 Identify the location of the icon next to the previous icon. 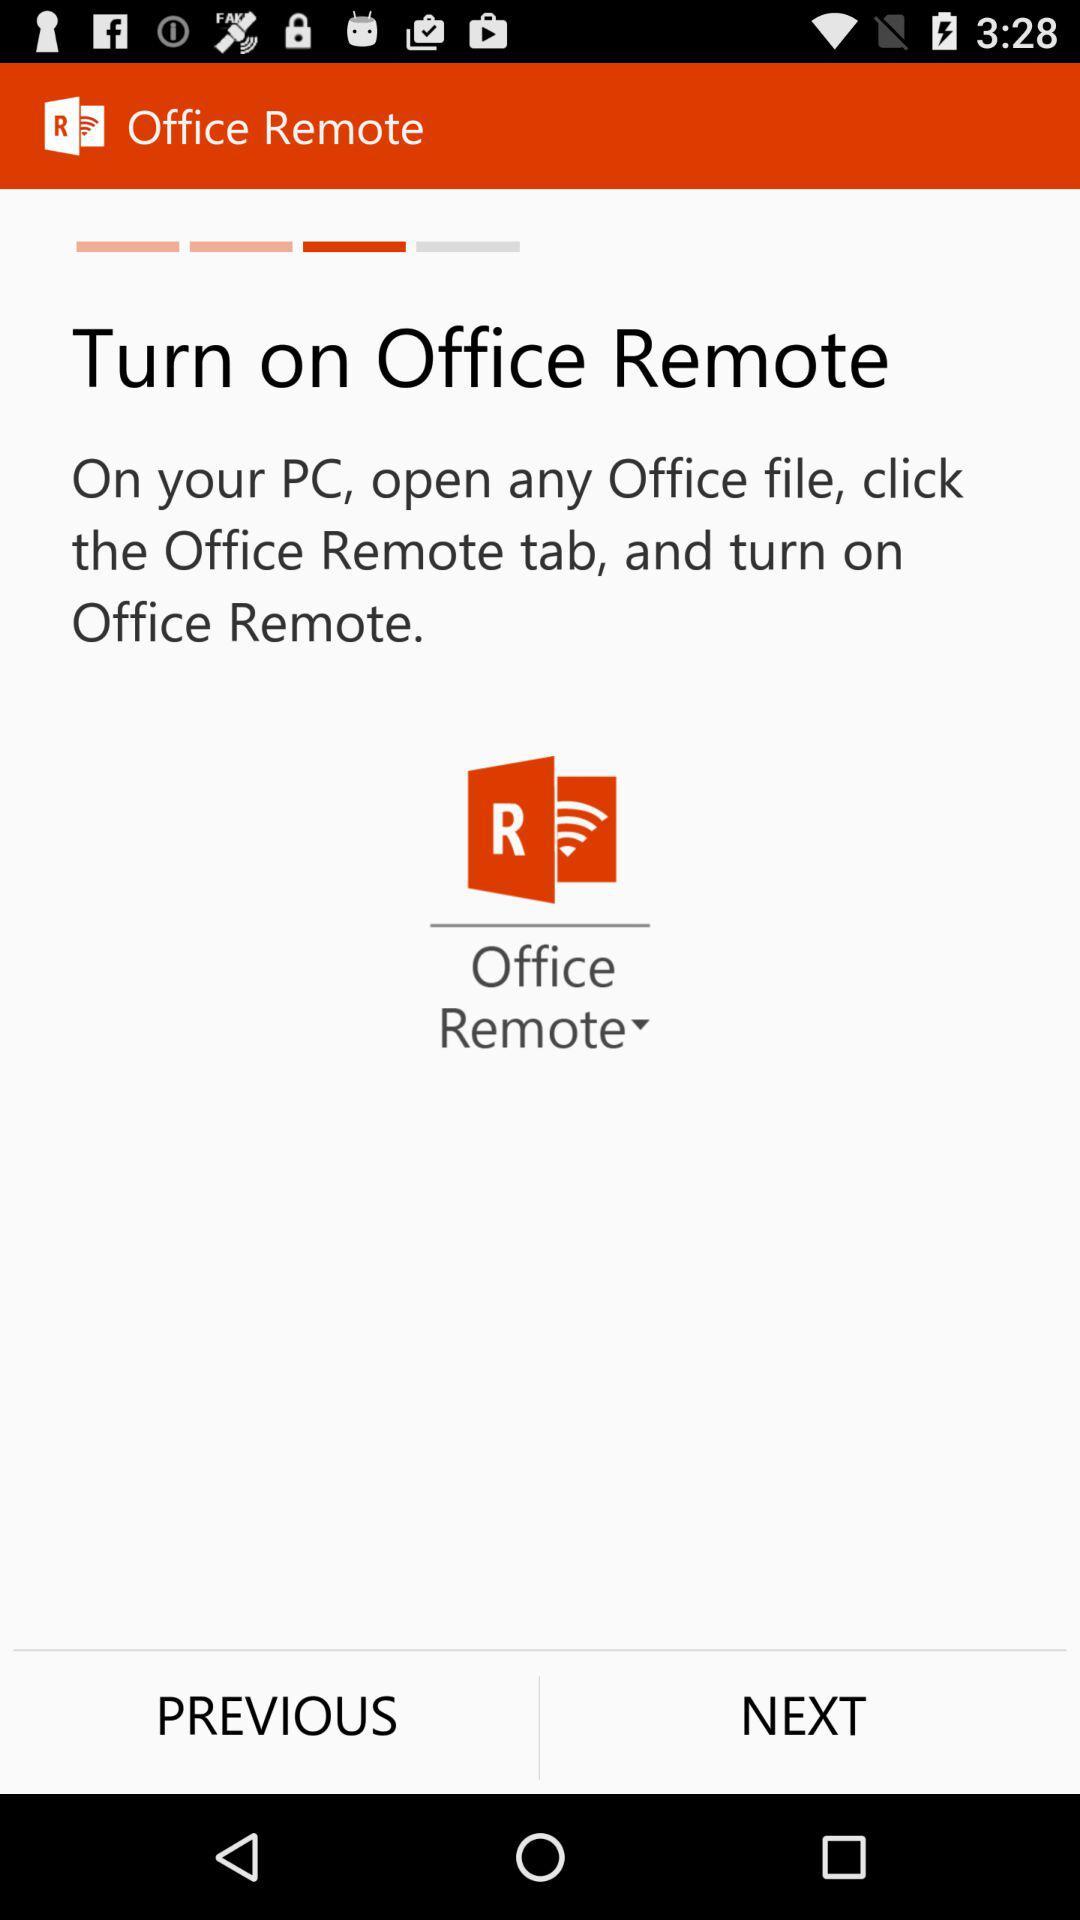
(802, 1713).